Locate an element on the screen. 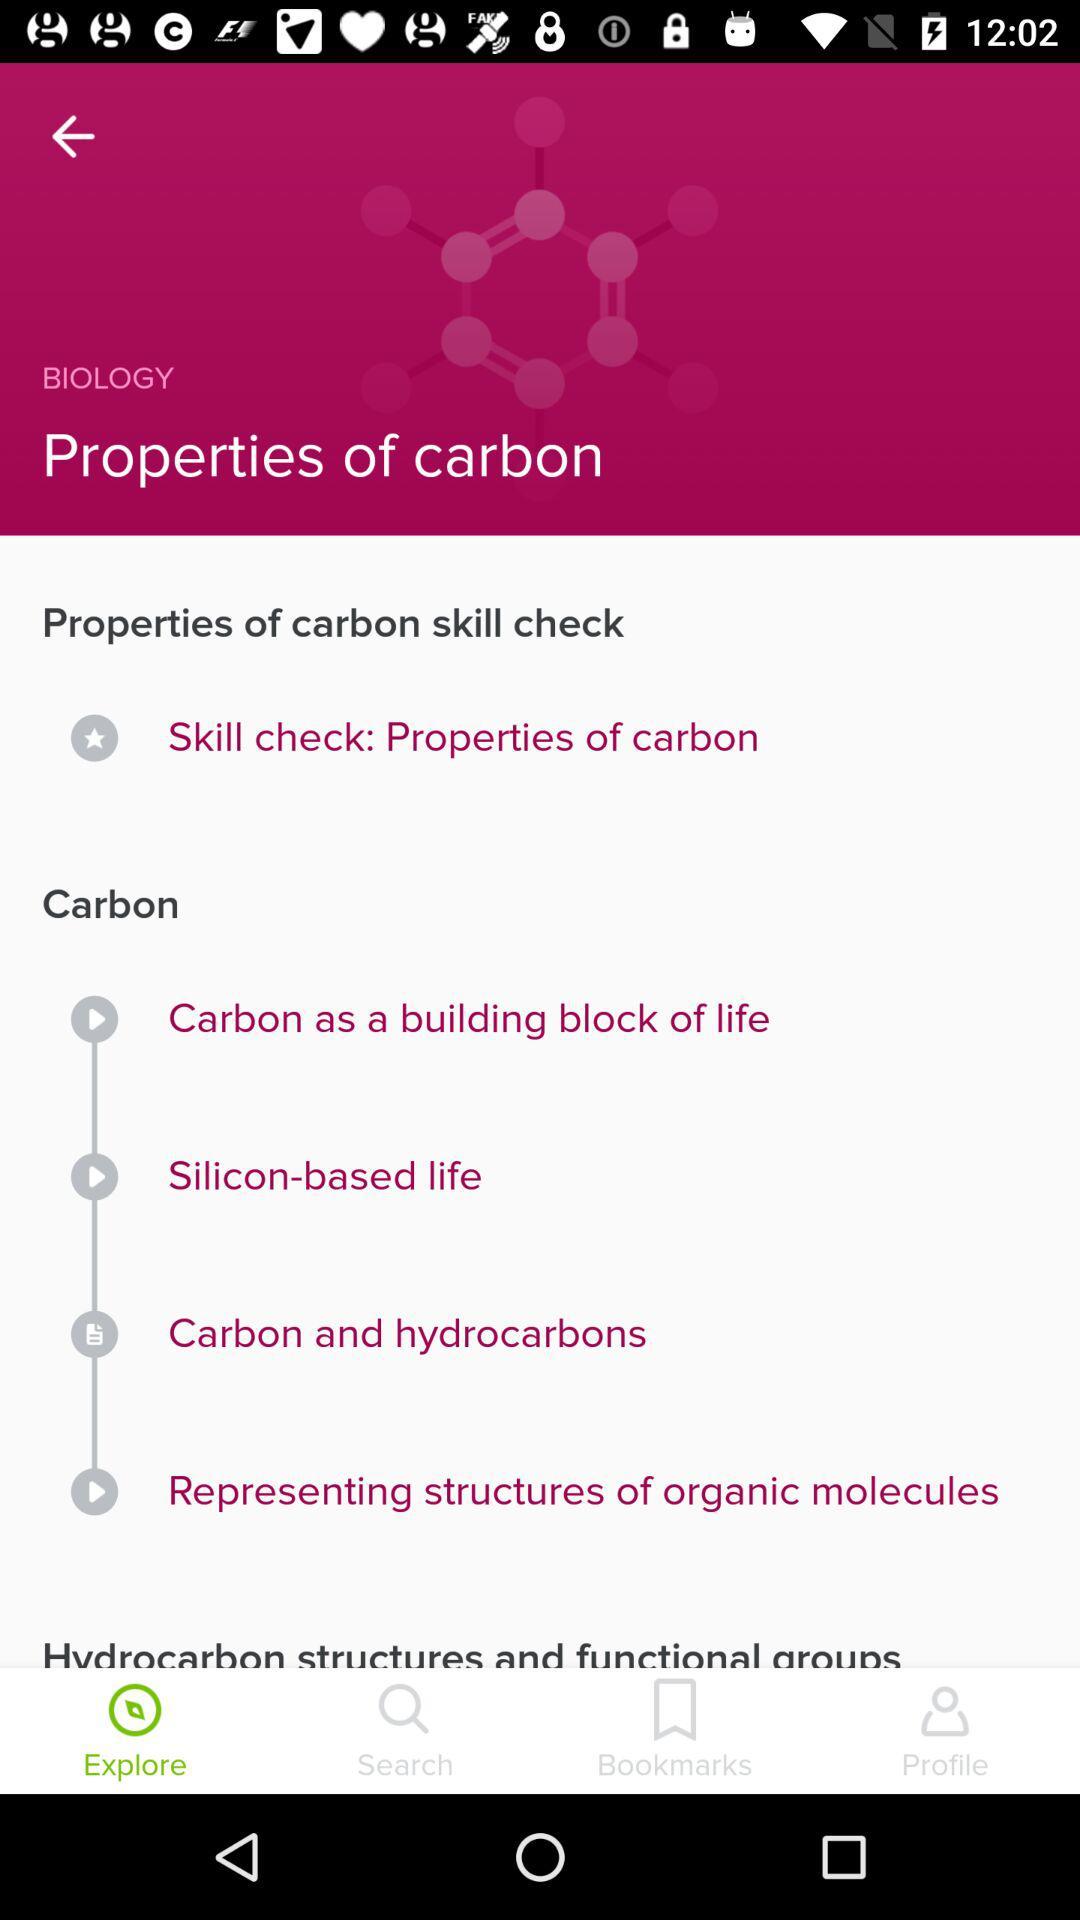  profile is located at coordinates (945, 1732).